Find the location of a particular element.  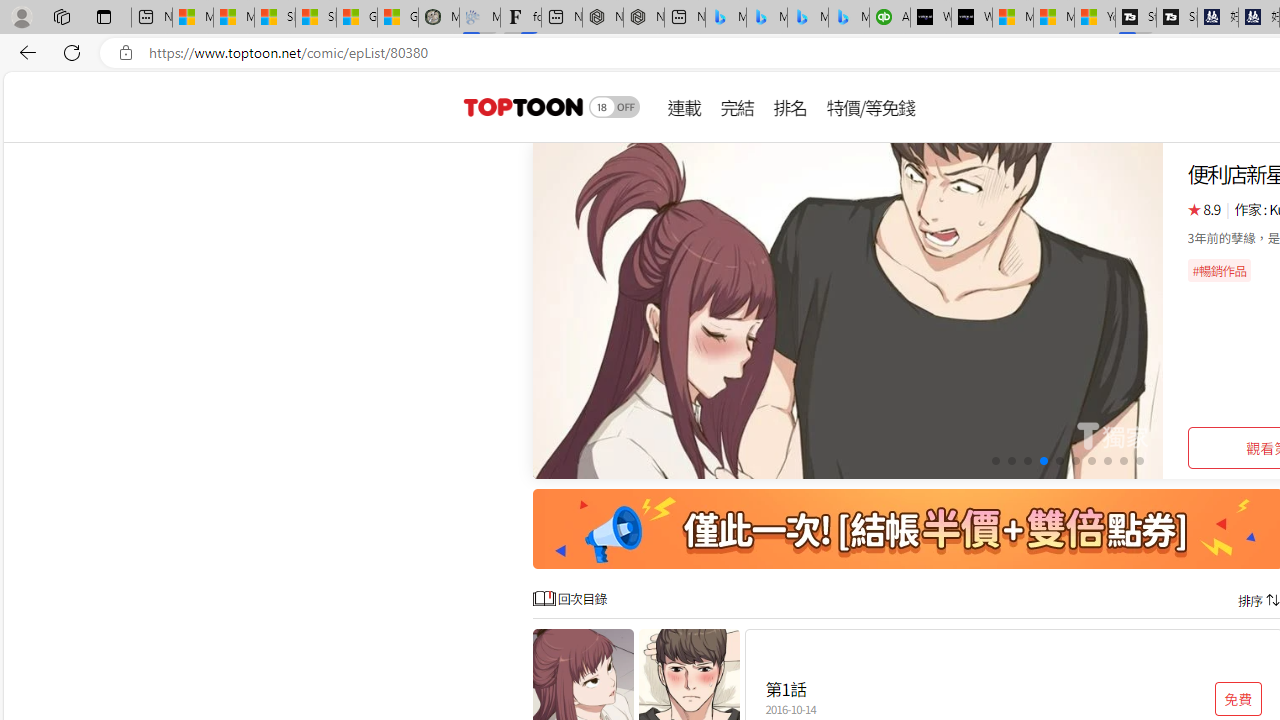

'Go to slide 9' is located at coordinates (1123, 461).